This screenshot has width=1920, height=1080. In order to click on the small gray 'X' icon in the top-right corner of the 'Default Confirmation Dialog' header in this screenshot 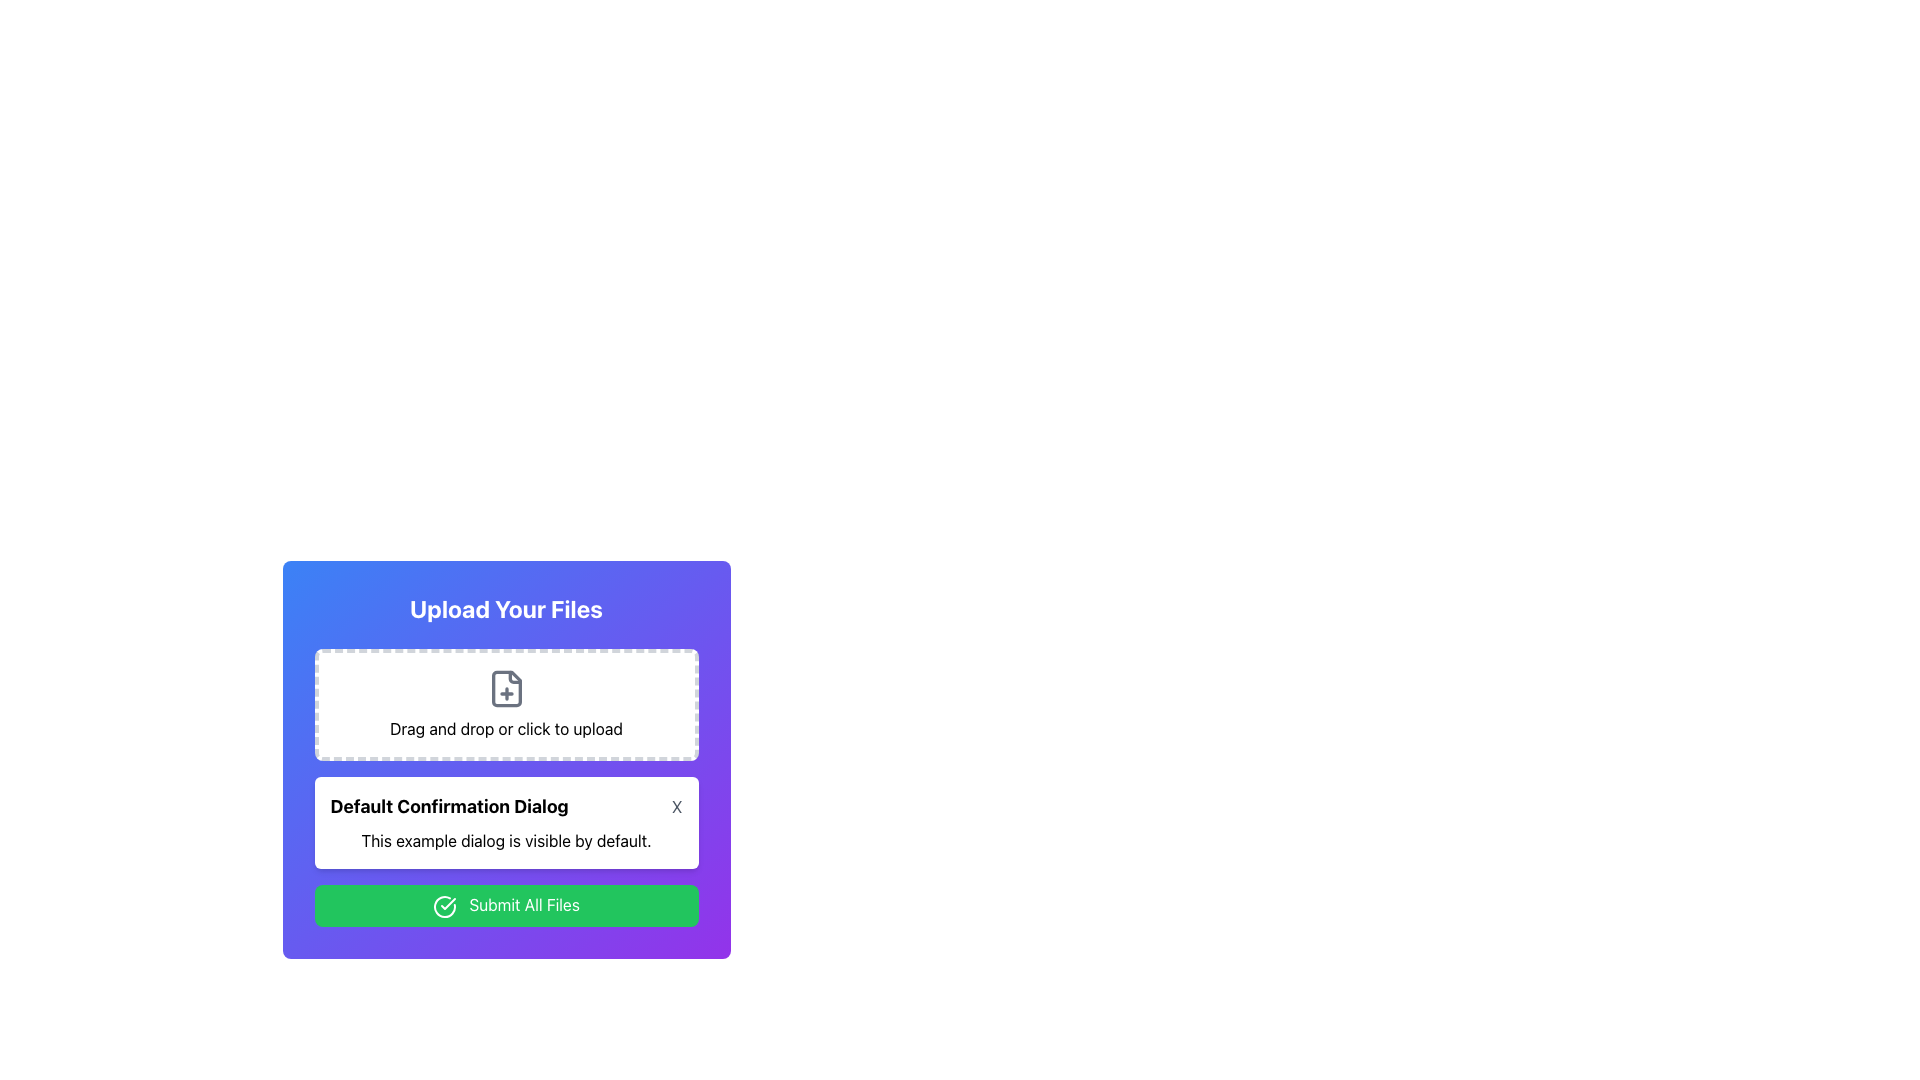, I will do `click(677, 805)`.